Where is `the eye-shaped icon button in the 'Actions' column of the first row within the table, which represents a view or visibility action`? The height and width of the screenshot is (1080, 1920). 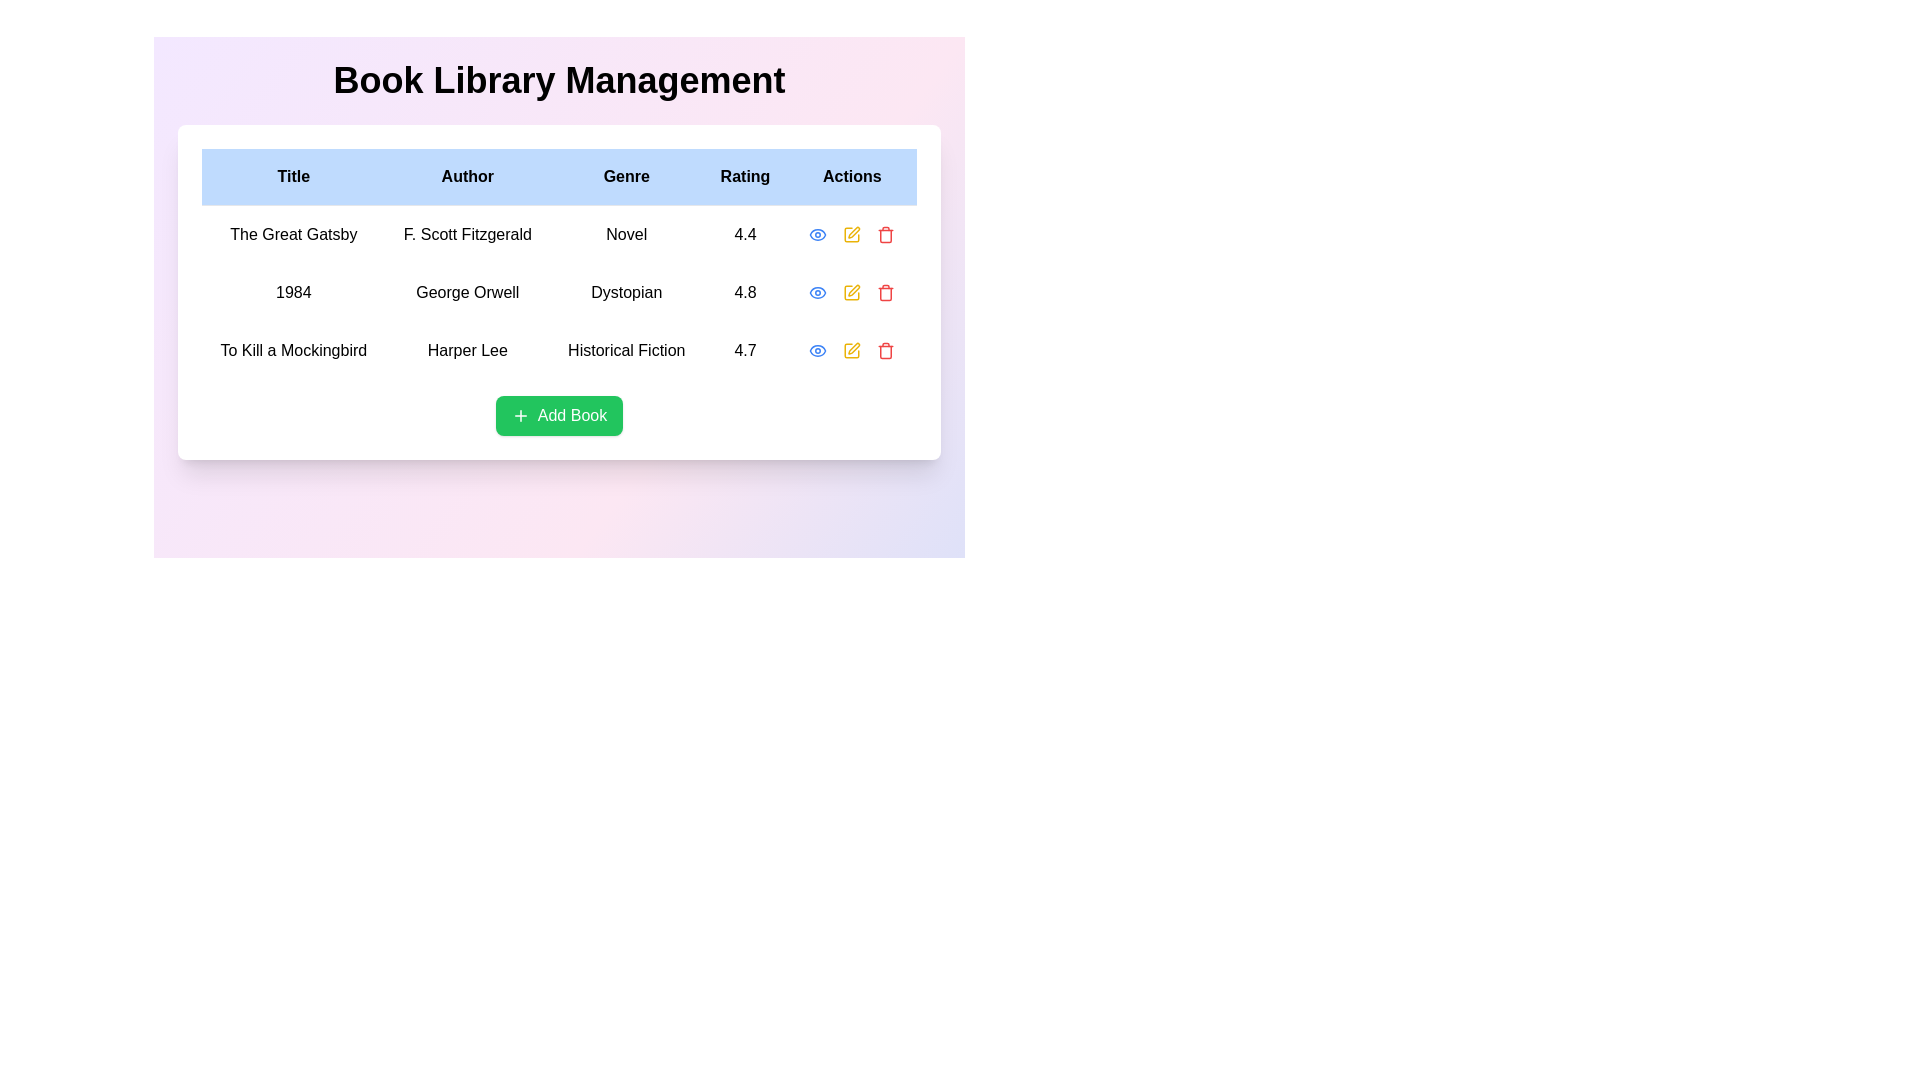 the eye-shaped icon button in the 'Actions' column of the first row within the table, which represents a view or visibility action is located at coordinates (818, 293).